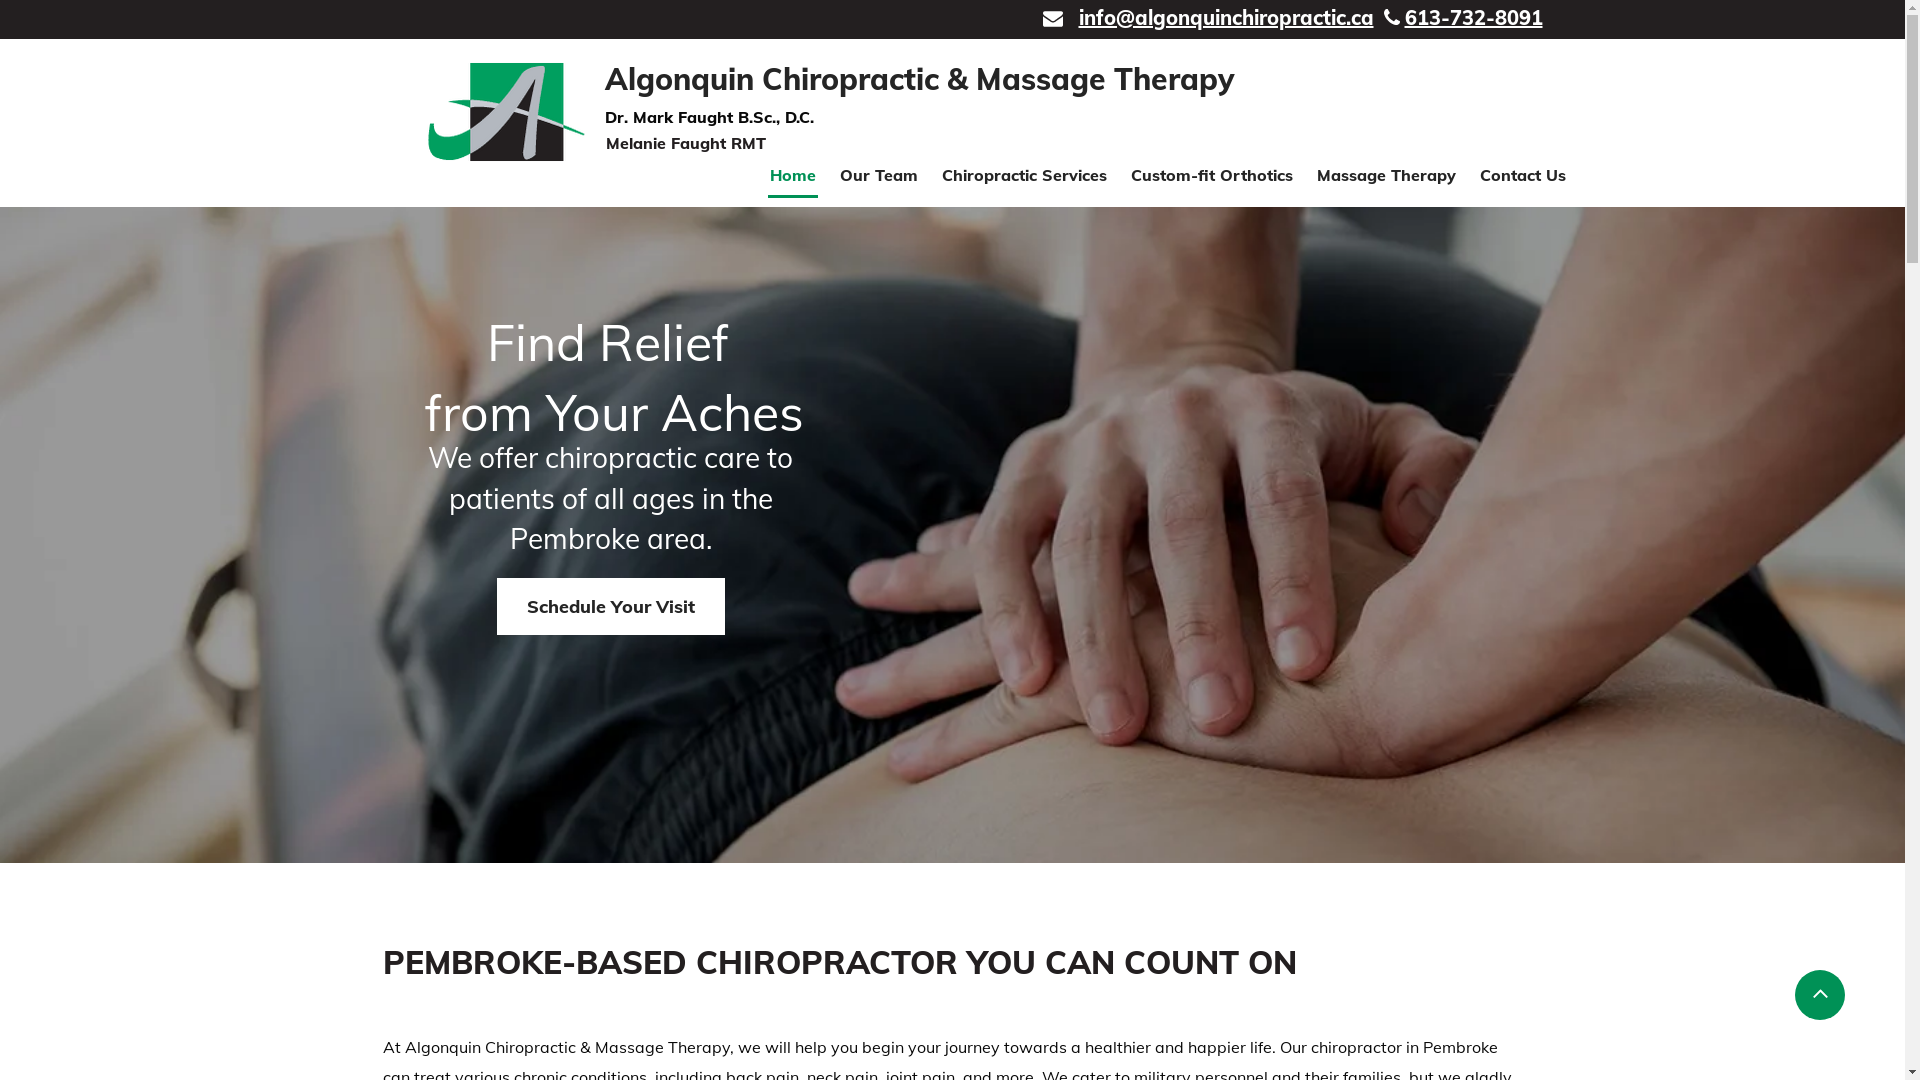  What do you see at coordinates (1024, 175) in the screenshot?
I see `'Chiropractic Services'` at bounding box center [1024, 175].